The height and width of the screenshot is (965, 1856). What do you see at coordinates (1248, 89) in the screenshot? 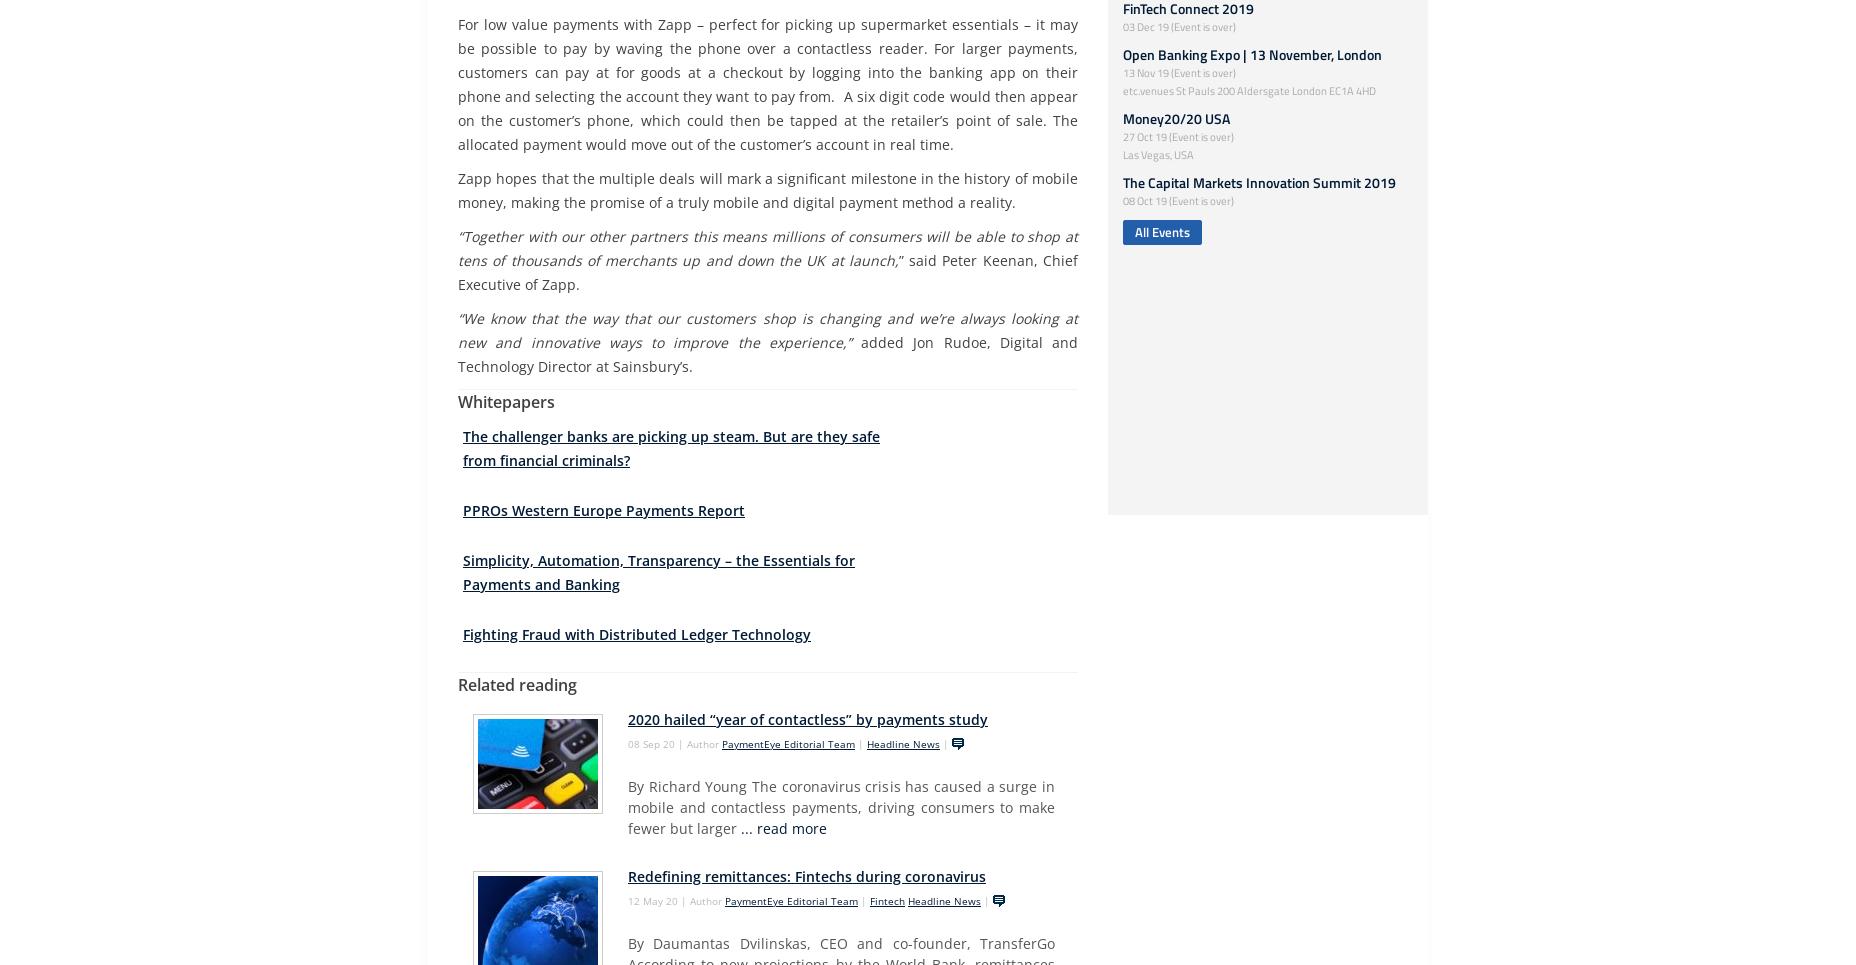
I see `'etc.venues St Pauls 200 Aldersgate London EC1A 4HD'` at bounding box center [1248, 89].